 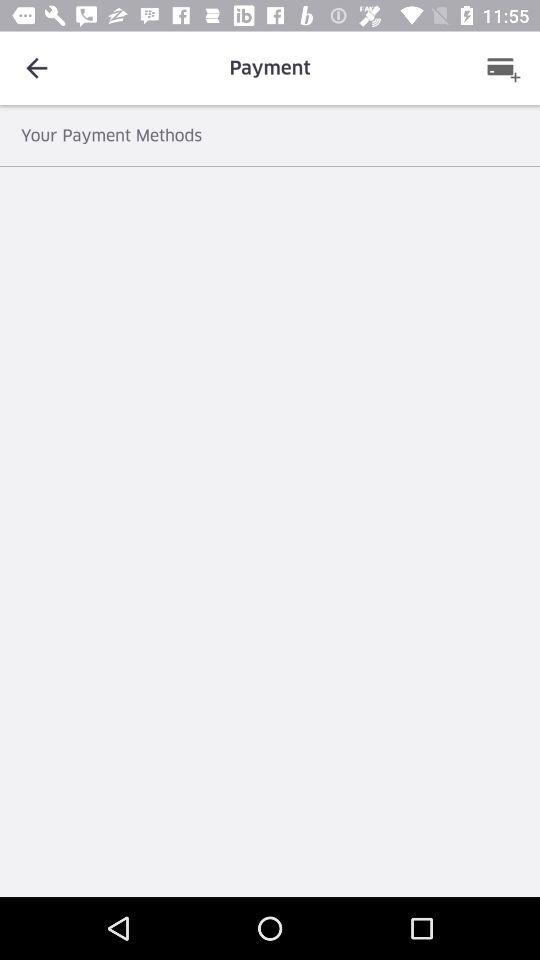 What do you see at coordinates (502, 68) in the screenshot?
I see `the item above the your payment methods` at bounding box center [502, 68].